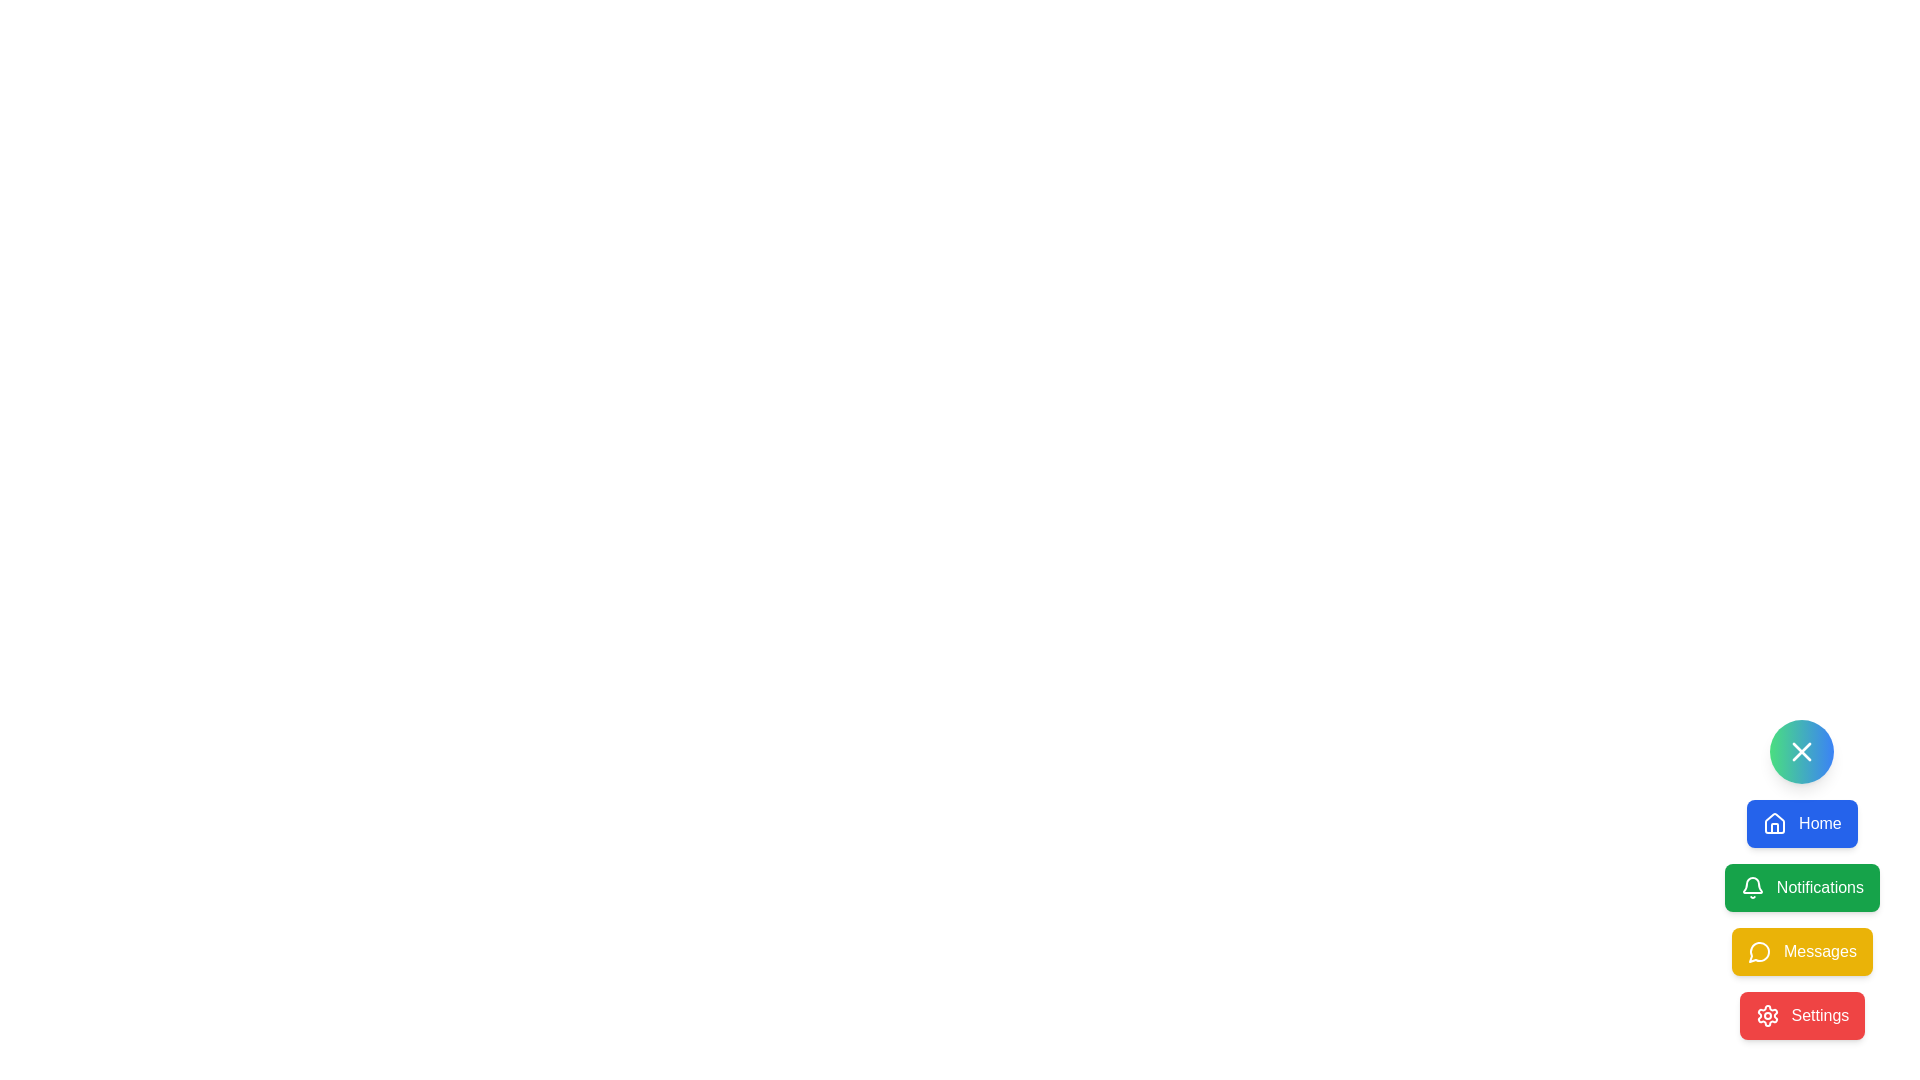 The height and width of the screenshot is (1080, 1920). I want to click on the circular yellow speech bubble icon that is part of the 'Messages' button, located on the right-hand side of the interface, so click(1758, 951).